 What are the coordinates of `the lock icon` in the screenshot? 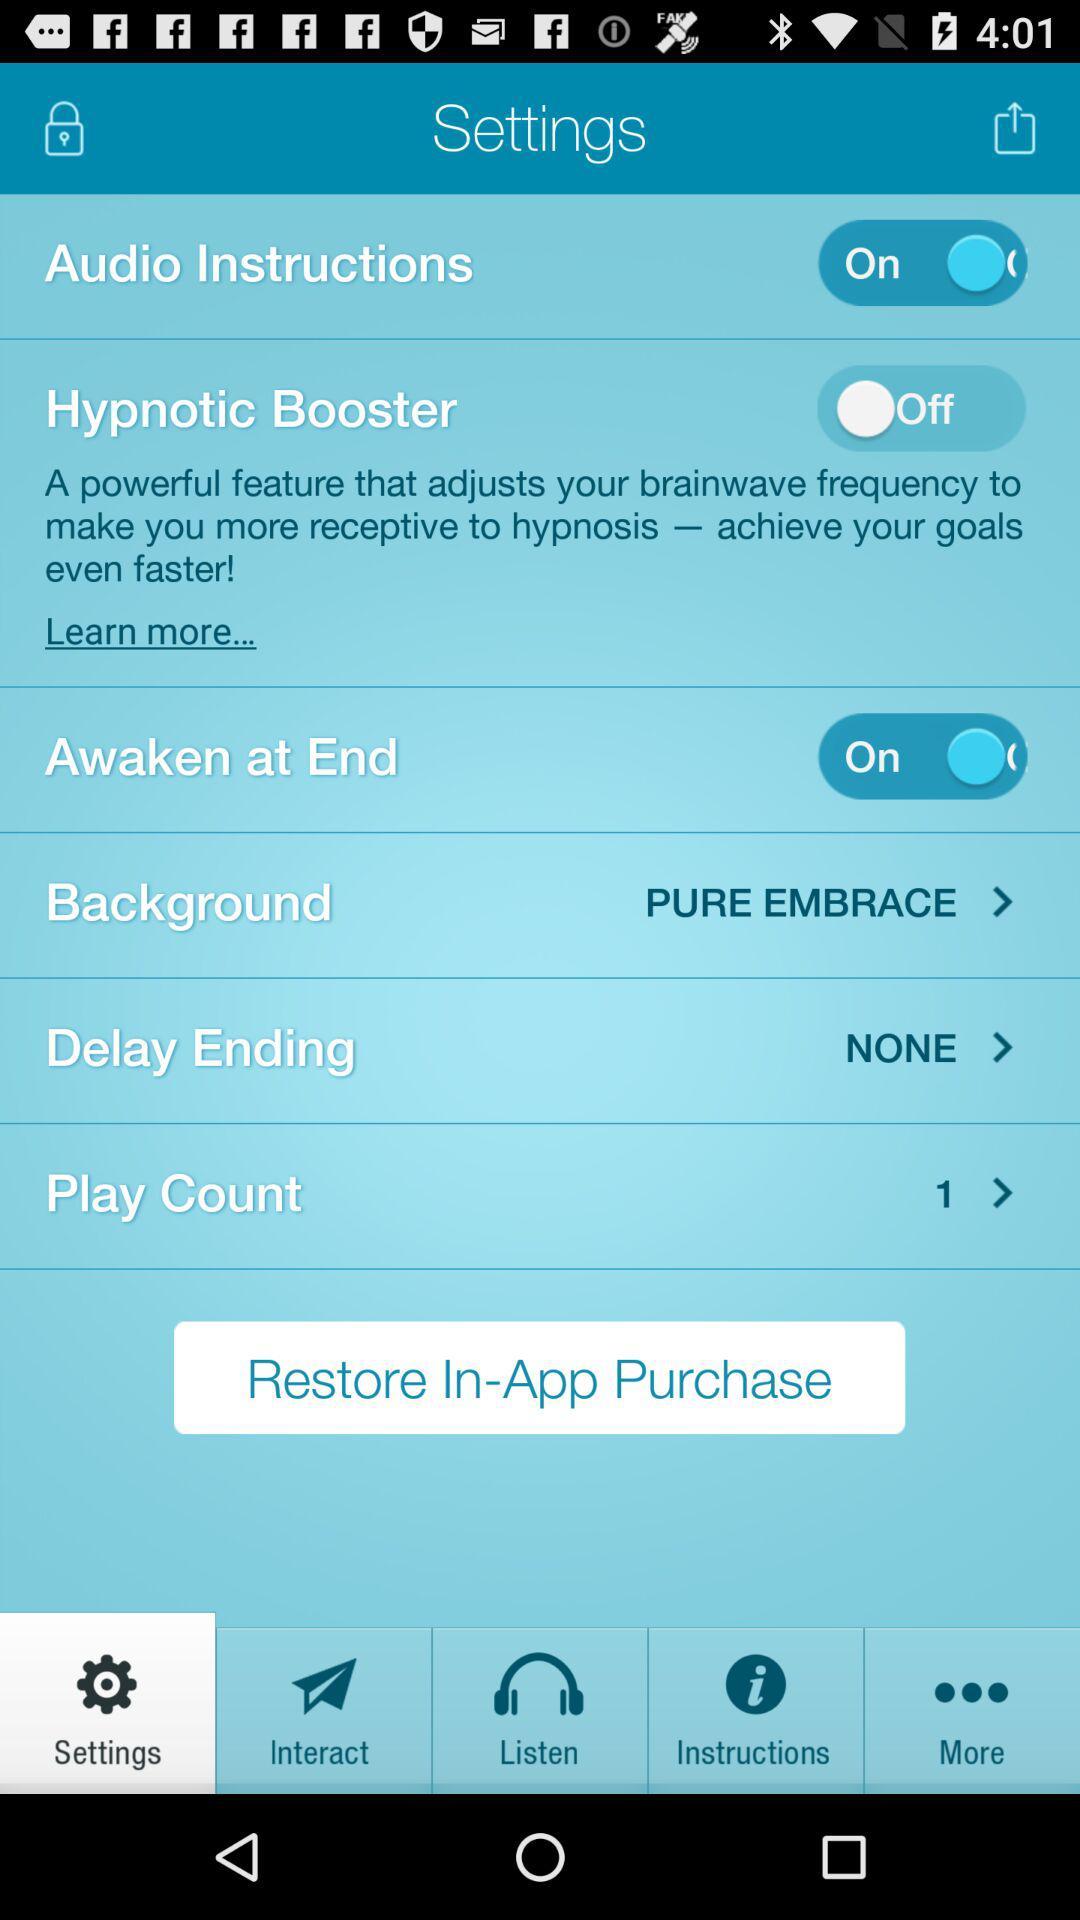 It's located at (63, 136).